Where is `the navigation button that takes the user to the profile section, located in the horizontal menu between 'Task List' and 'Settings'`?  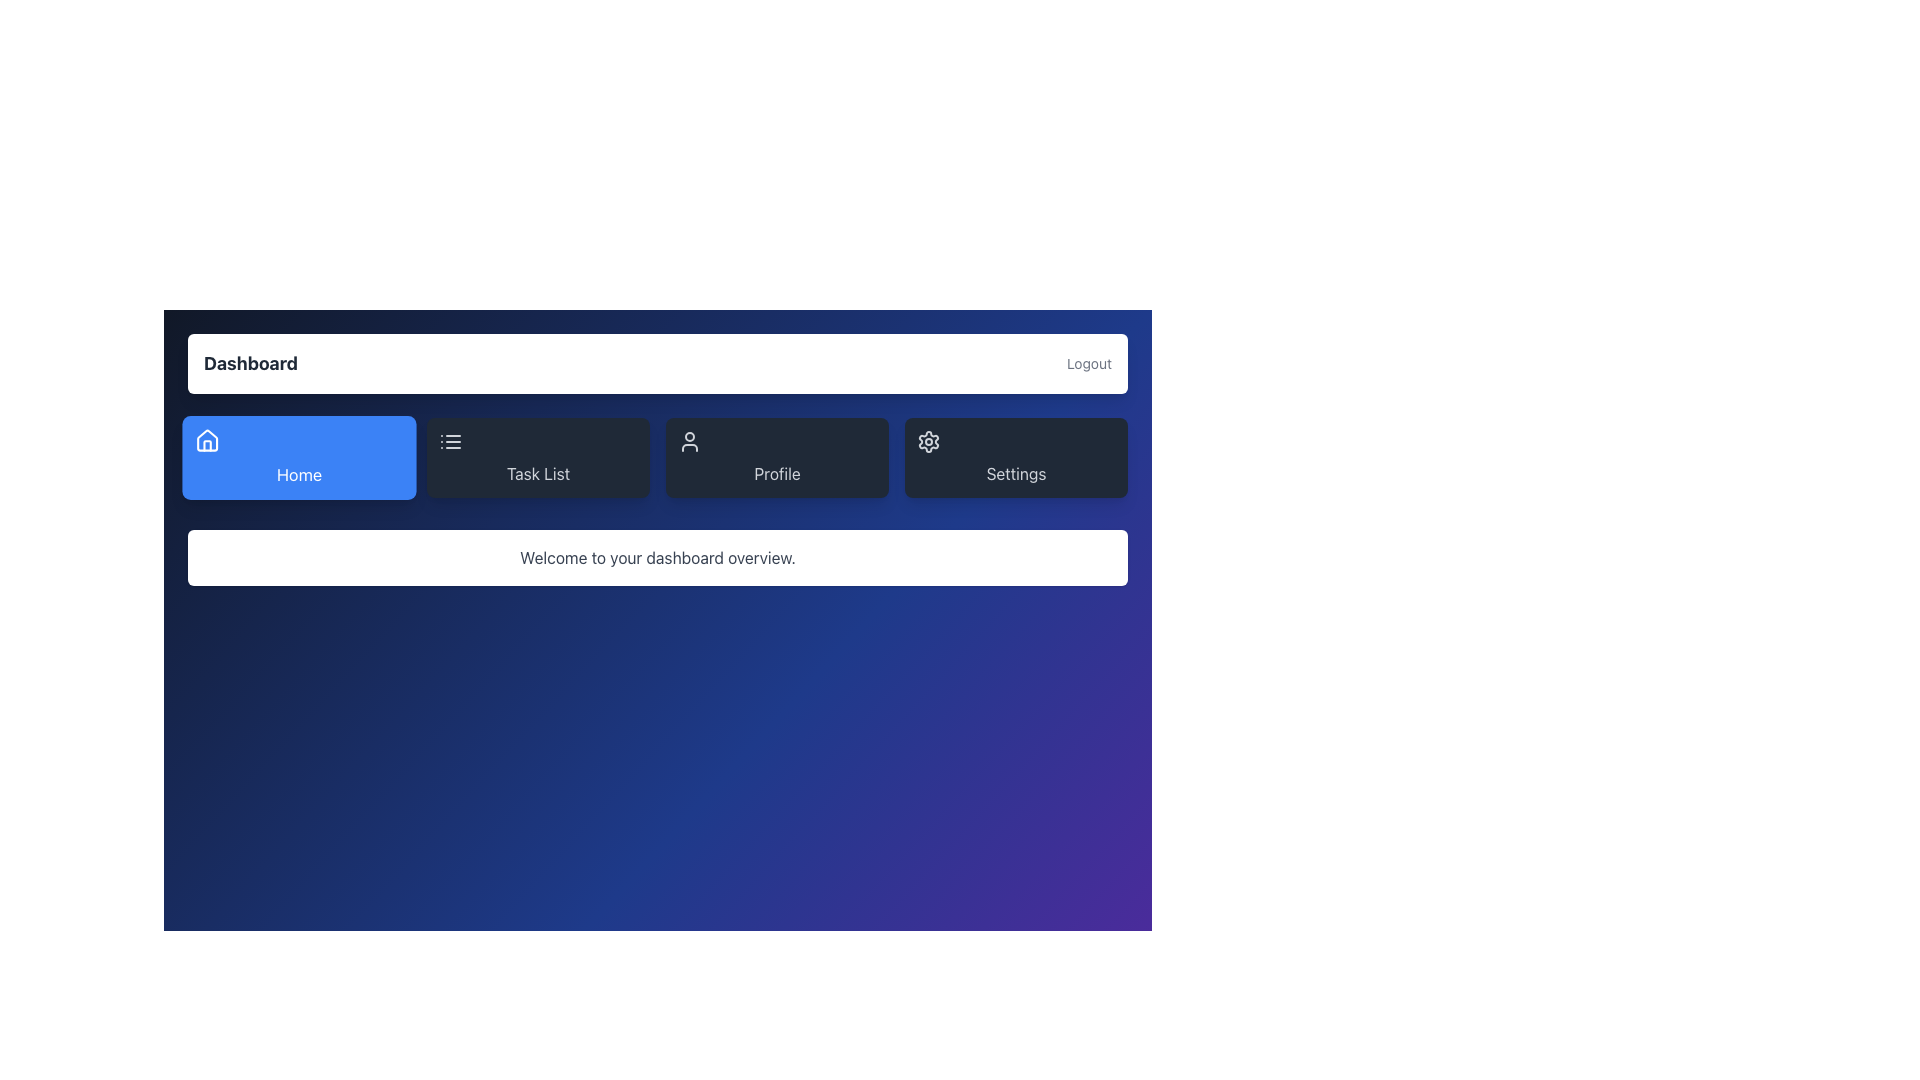
the navigation button that takes the user to the profile section, located in the horizontal menu between 'Task List' and 'Settings' is located at coordinates (776, 458).